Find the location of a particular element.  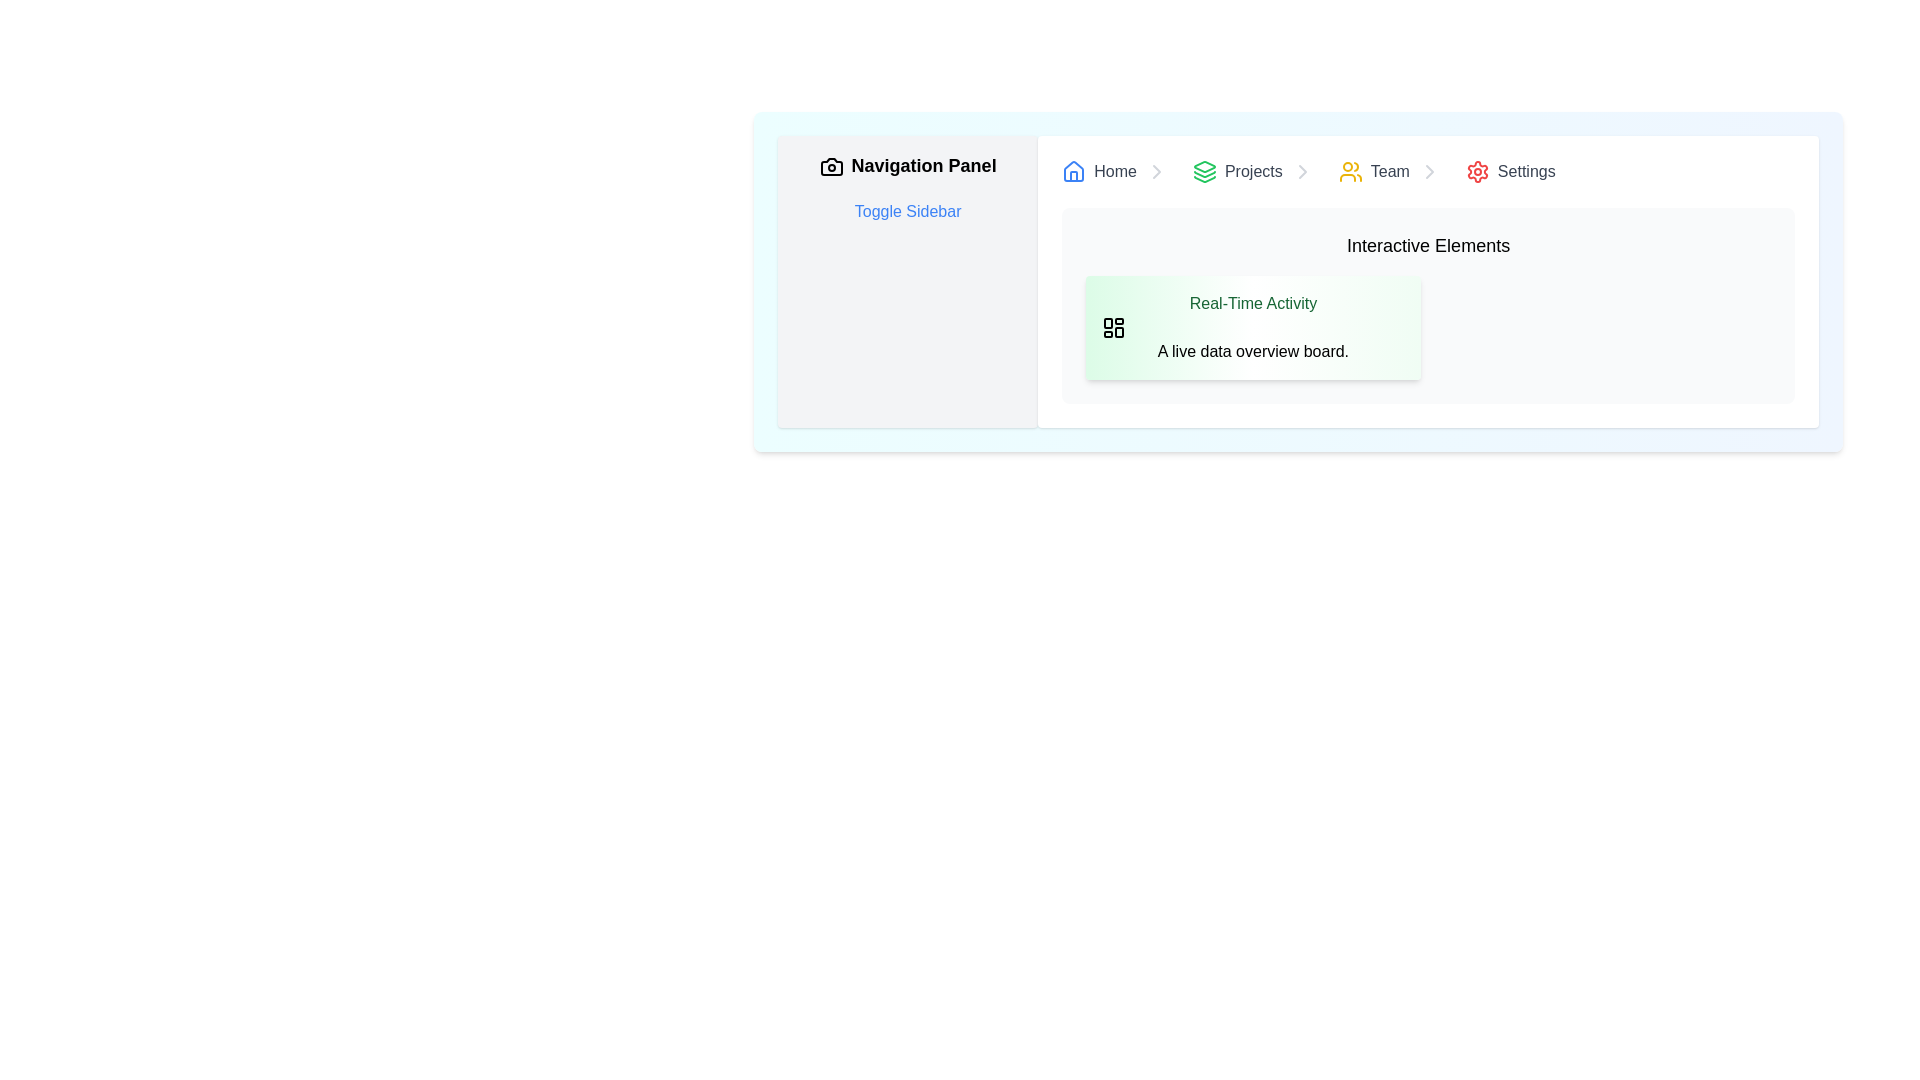

the 'Toggle Sidebar' hyperlink in the leftmost panel of the navigation layout is located at coordinates (907, 281).